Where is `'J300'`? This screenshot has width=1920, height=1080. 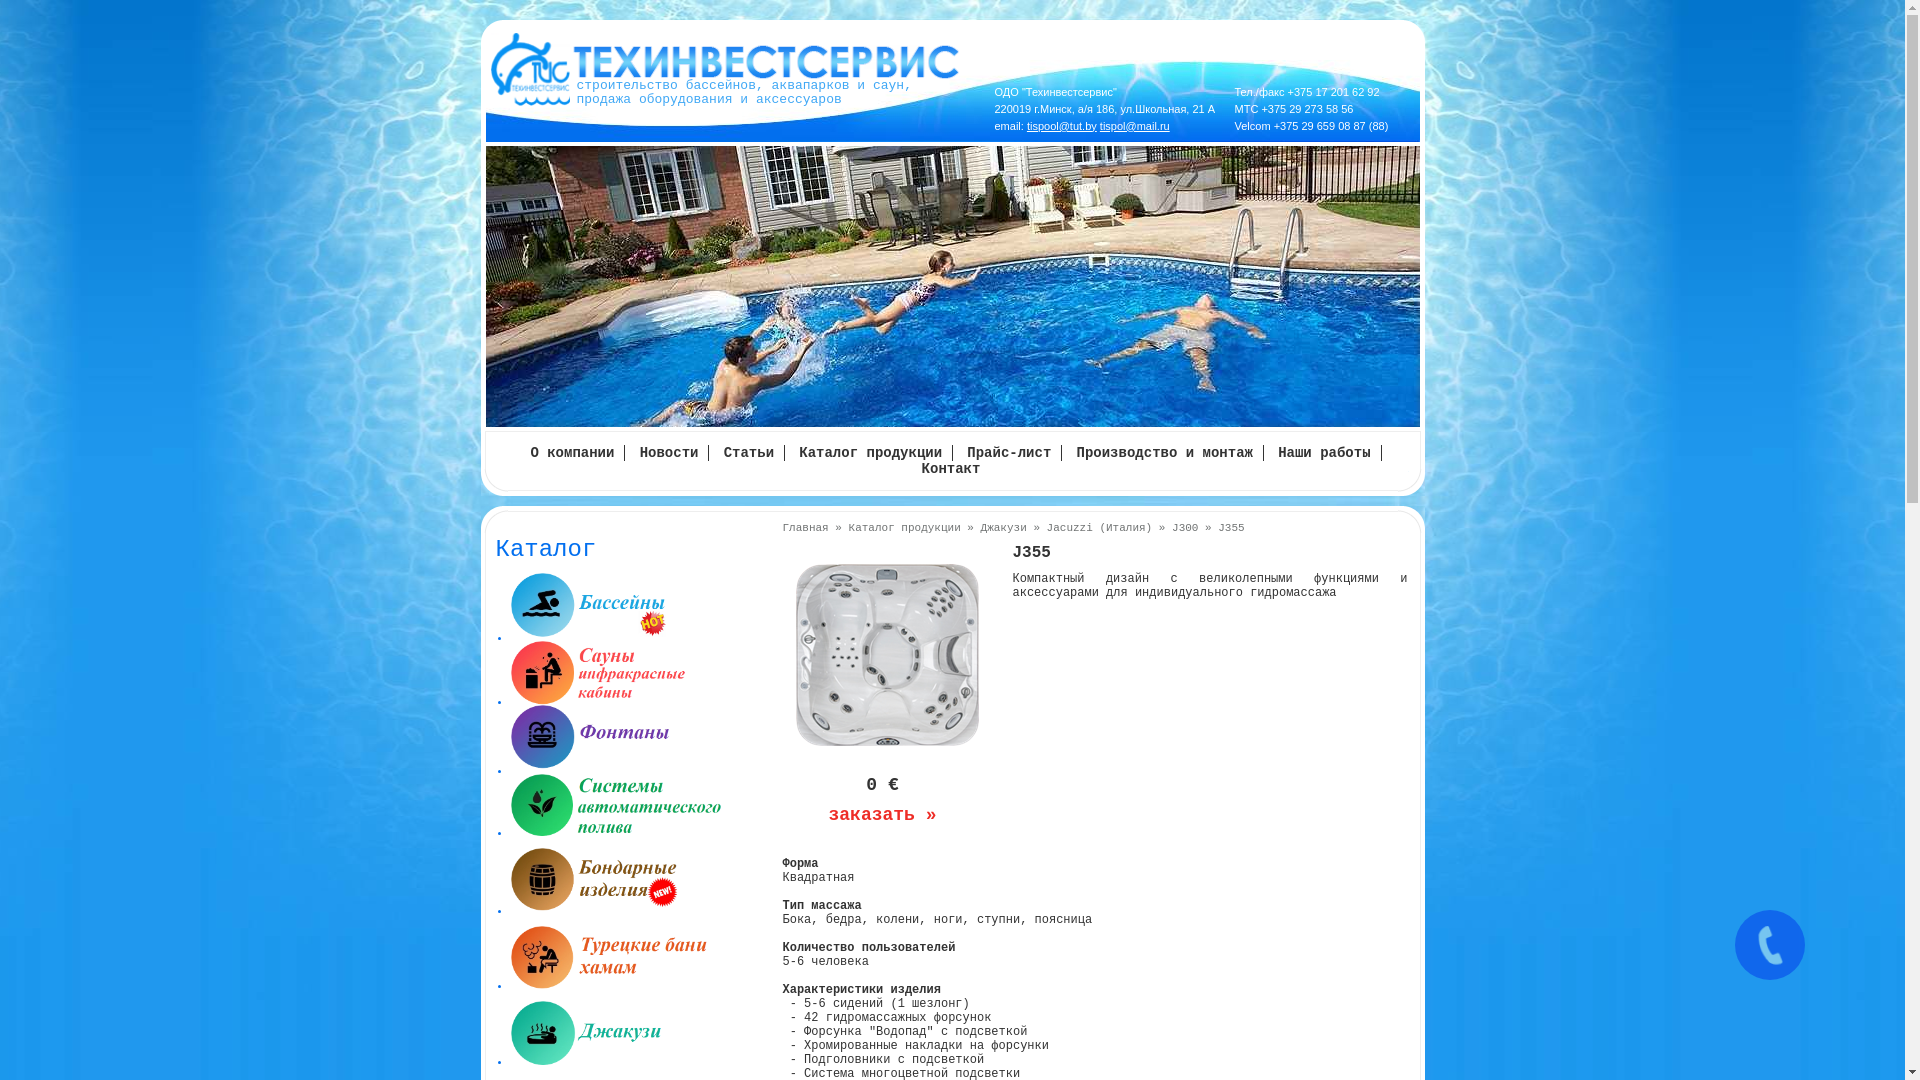
'J300' is located at coordinates (1185, 527).